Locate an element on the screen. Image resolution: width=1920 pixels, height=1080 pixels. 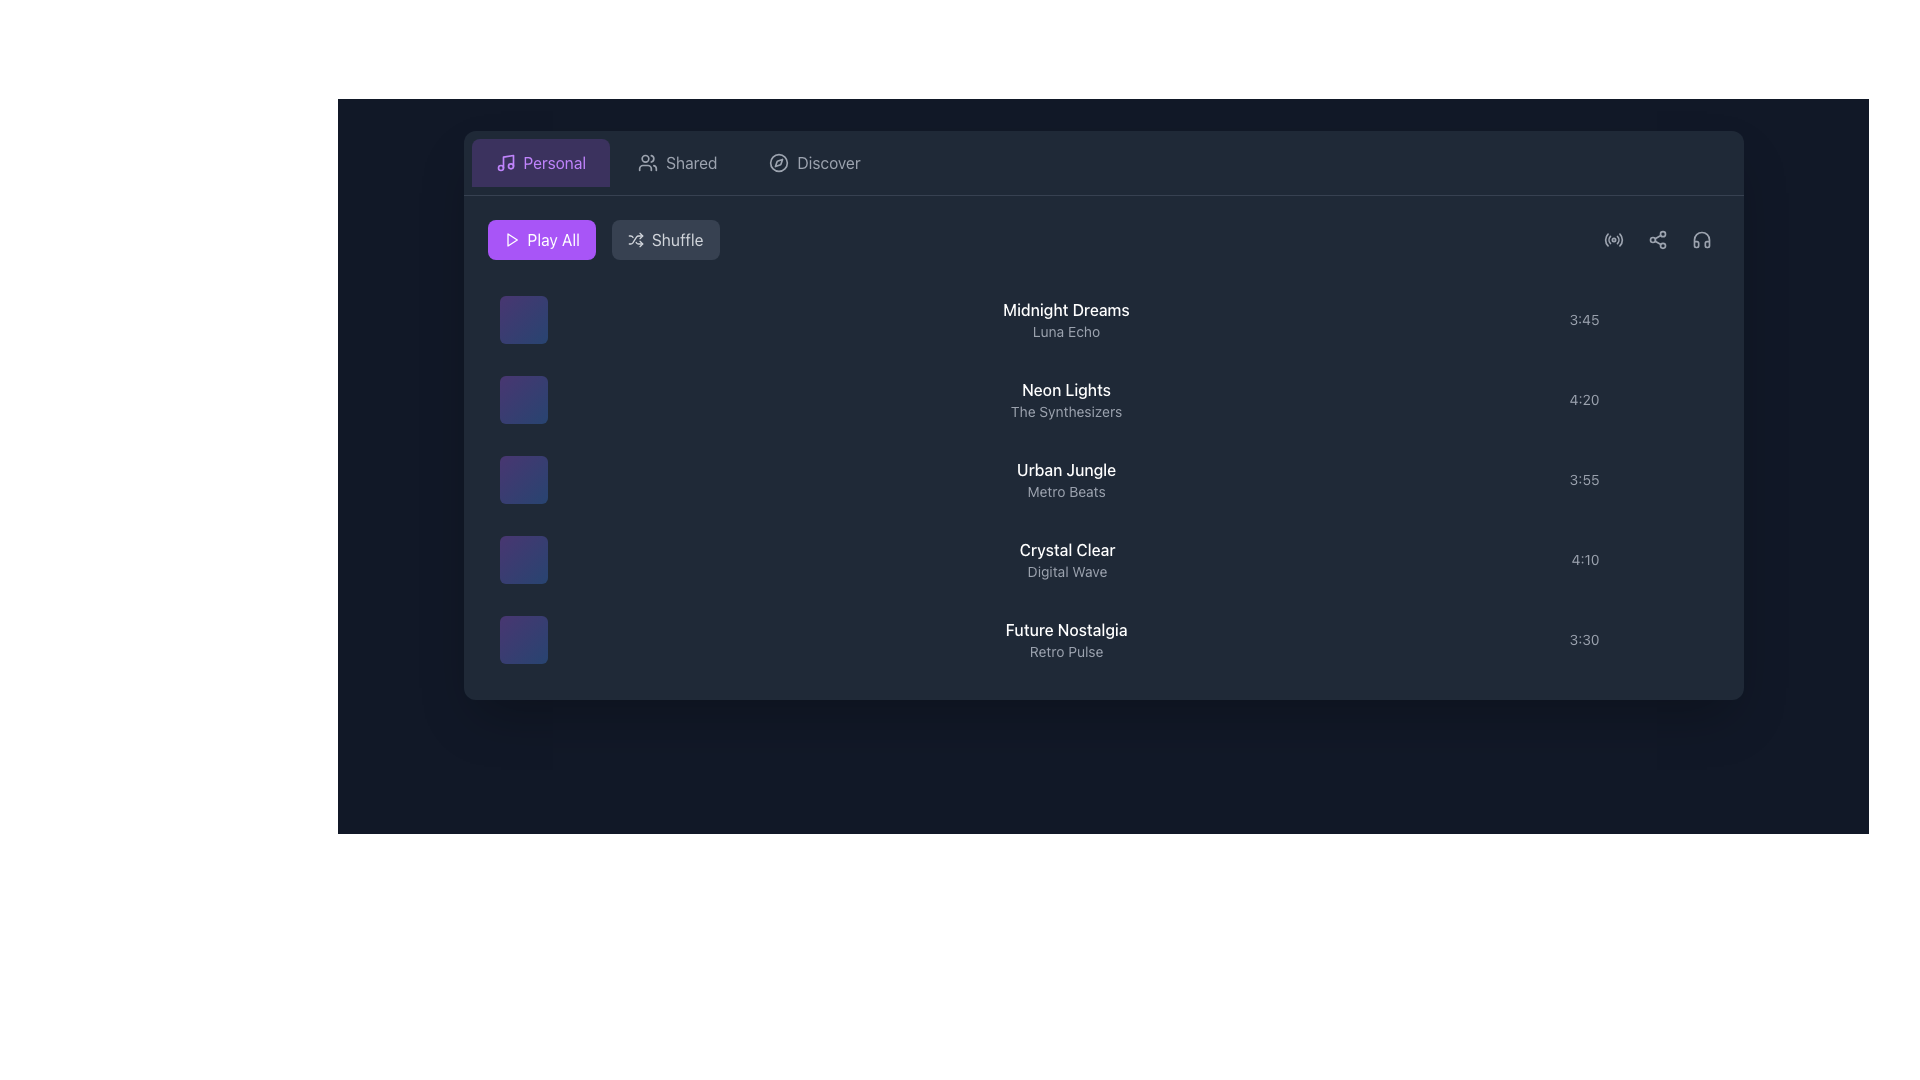
the playback button located to the left of the gray 'Shuffle' button in the top-left interface under the 'Personal' tab is located at coordinates (541, 238).